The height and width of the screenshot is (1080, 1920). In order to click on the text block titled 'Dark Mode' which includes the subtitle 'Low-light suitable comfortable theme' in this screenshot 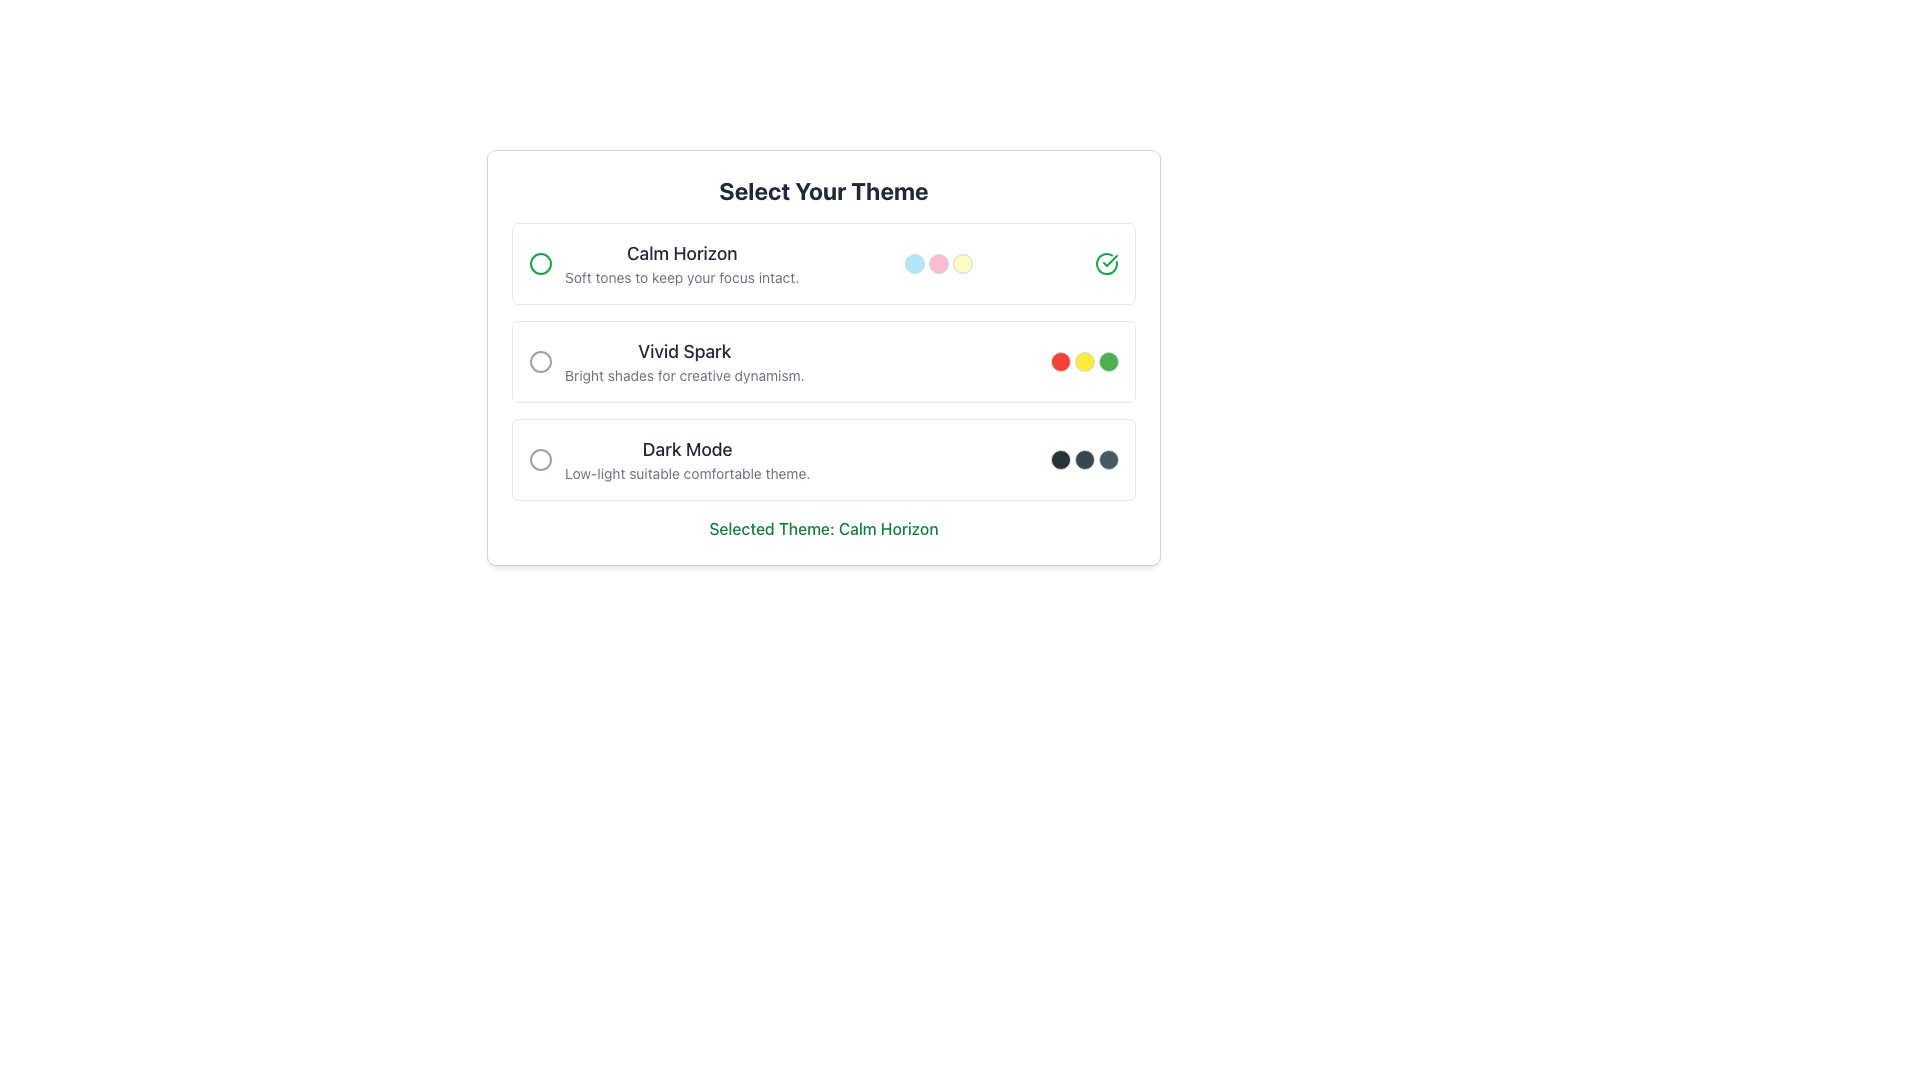, I will do `click(687, 459)`.